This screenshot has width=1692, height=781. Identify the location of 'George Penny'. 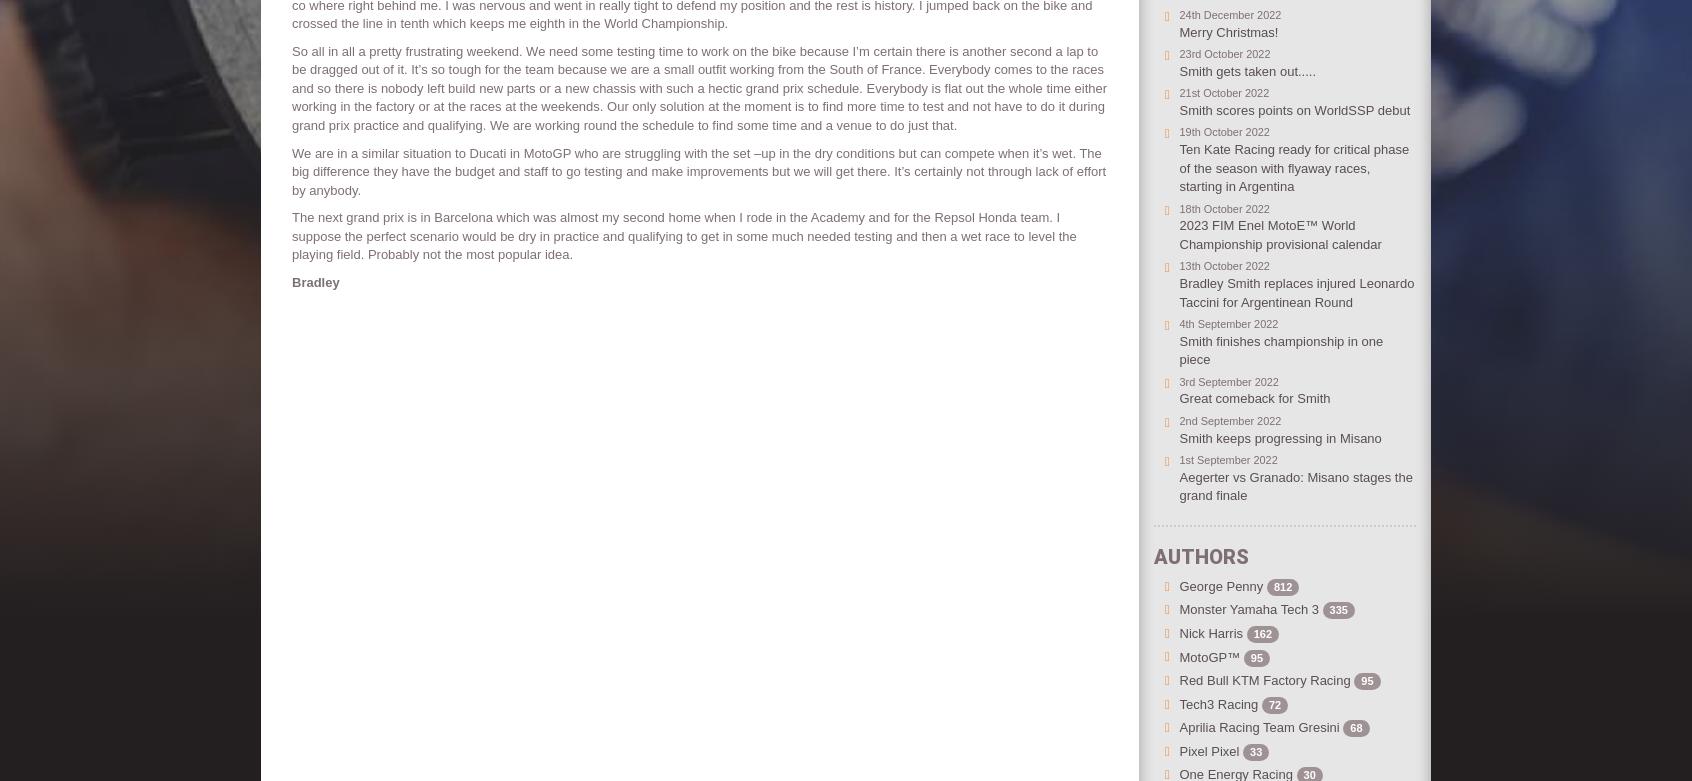
(1222, 585).